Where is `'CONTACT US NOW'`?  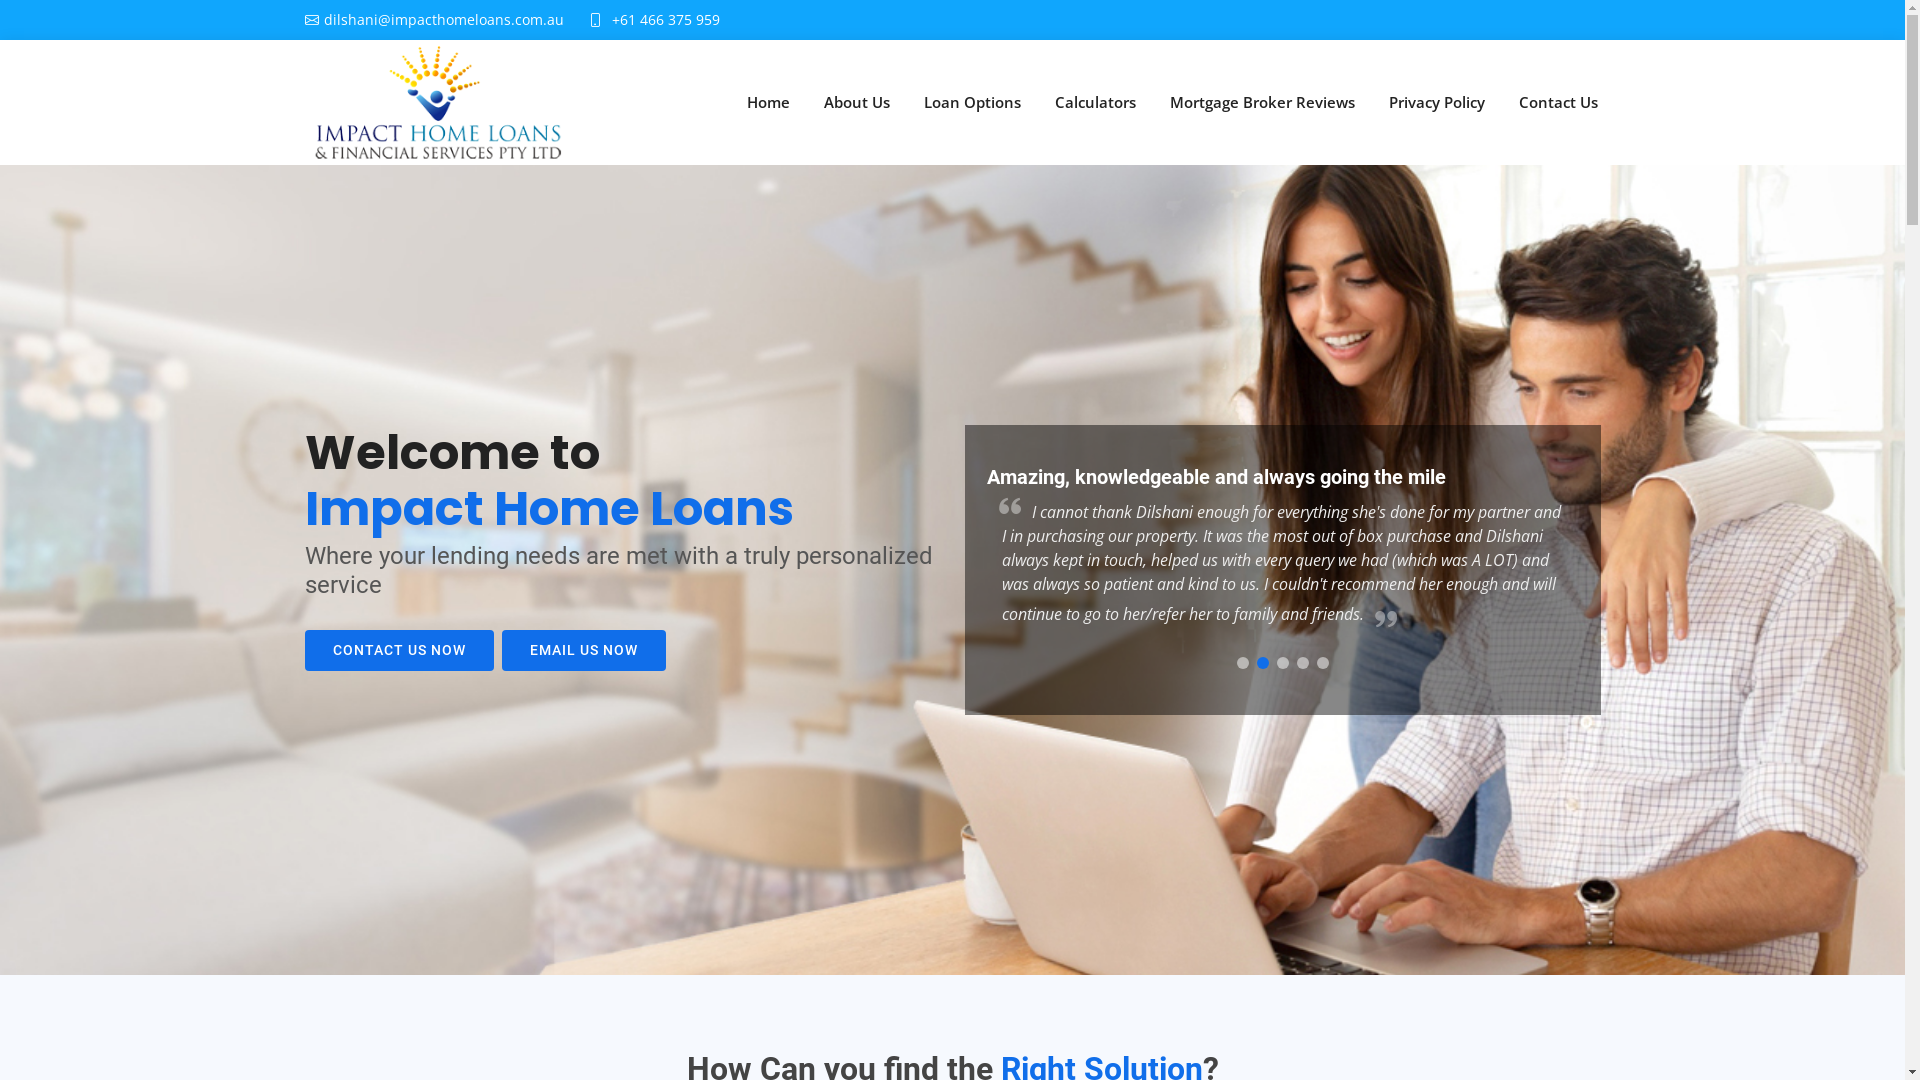
'CONTACT US NOW' is located at coordinates (302, 650).